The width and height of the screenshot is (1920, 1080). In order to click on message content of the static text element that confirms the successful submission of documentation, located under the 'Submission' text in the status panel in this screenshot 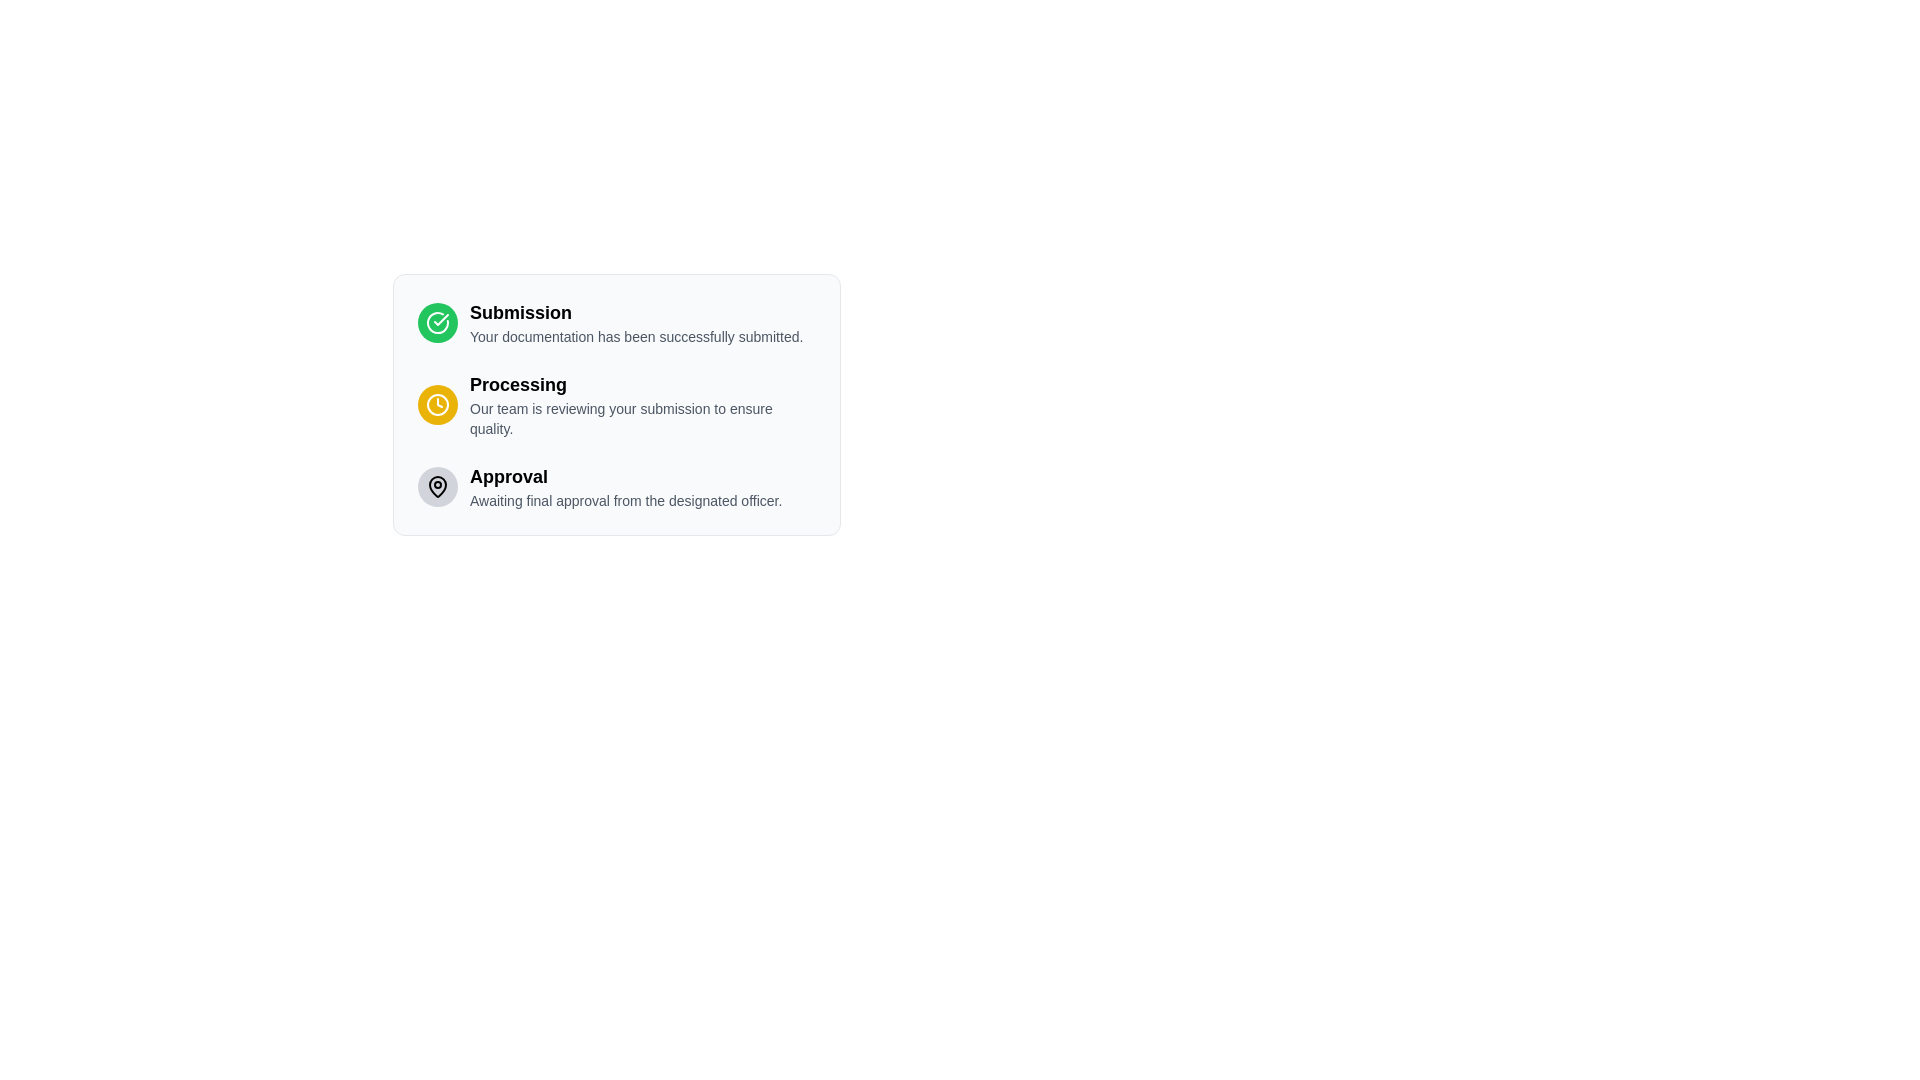, I will do `click(635, 335)`.